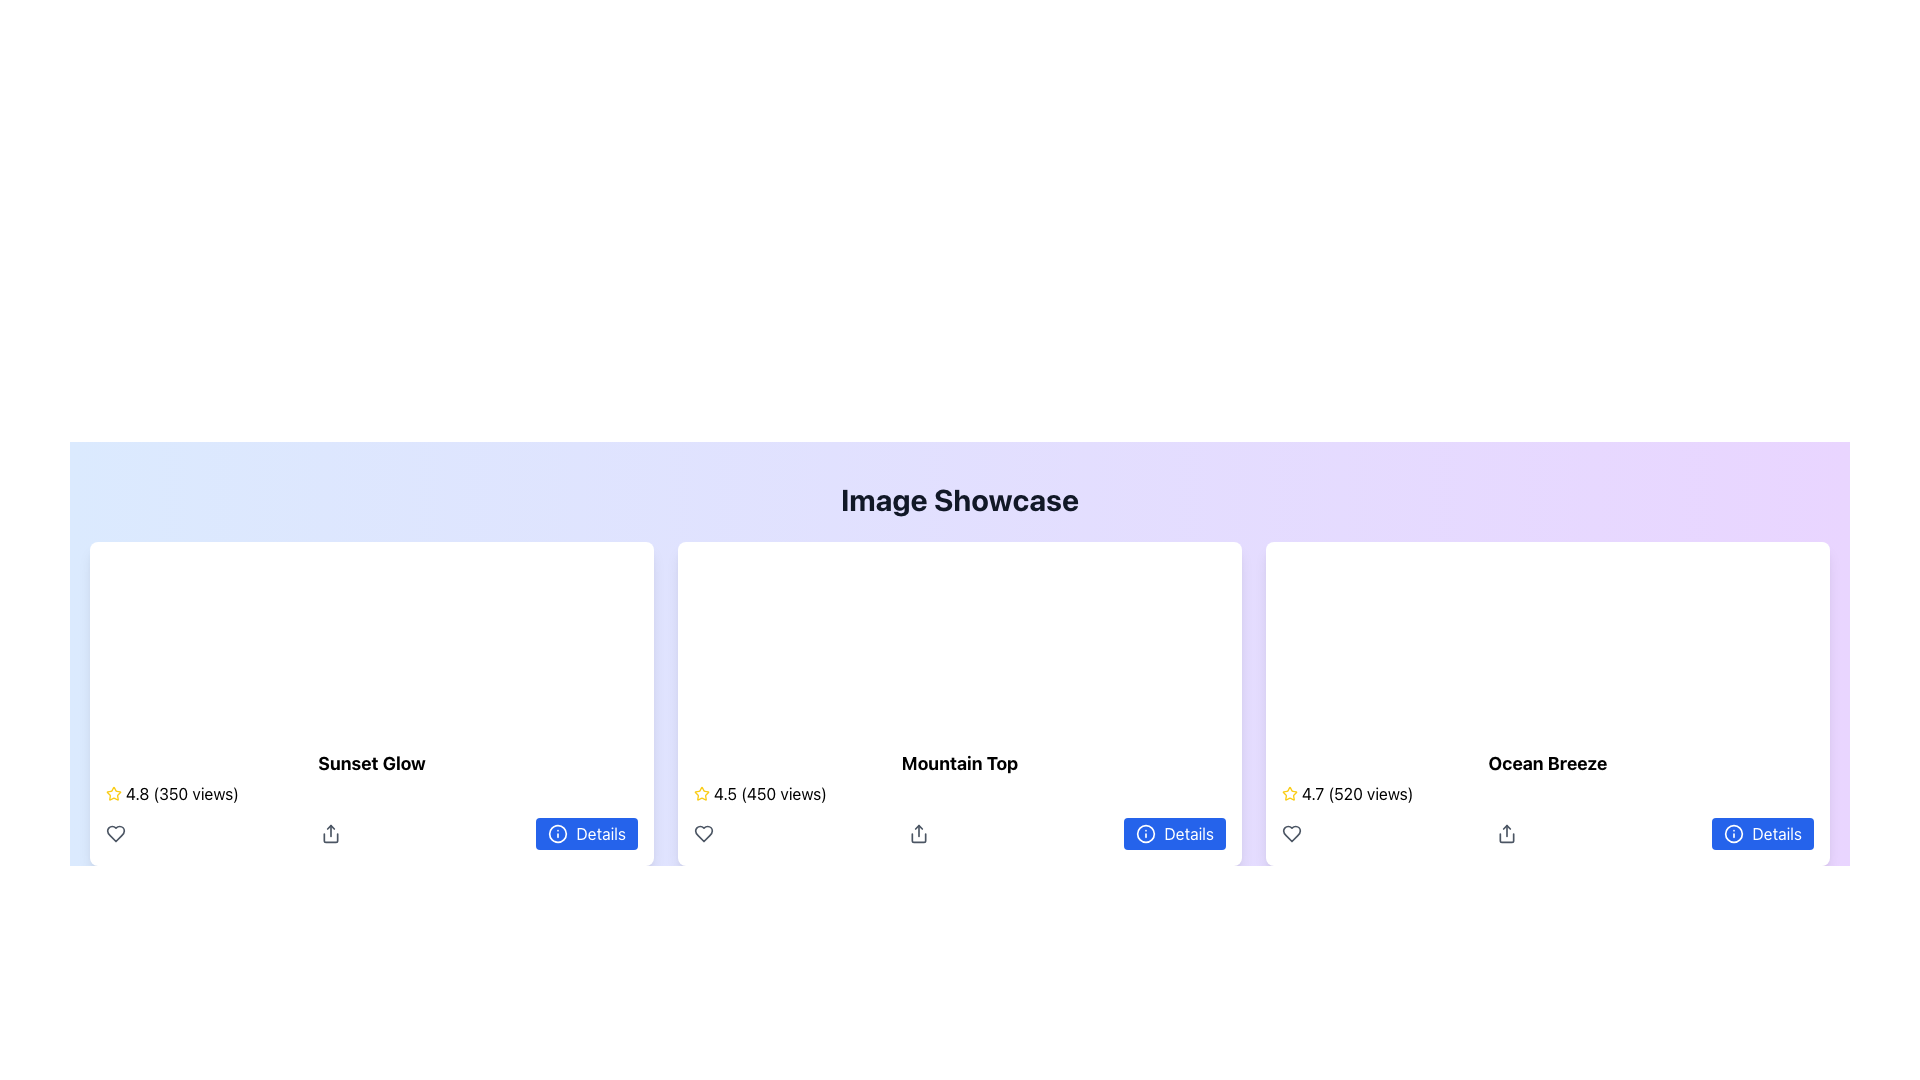 This screenshot has height=1080, width=1920. What do you see at coordinates (1507, 833) in the screenshot?
I see `the share icon, which is represented as an upward-pointing arrow with thin lines, located slightly below and to the right of the rating and favorite icon, to initiate a share action` at bounding box center [1507, 833].